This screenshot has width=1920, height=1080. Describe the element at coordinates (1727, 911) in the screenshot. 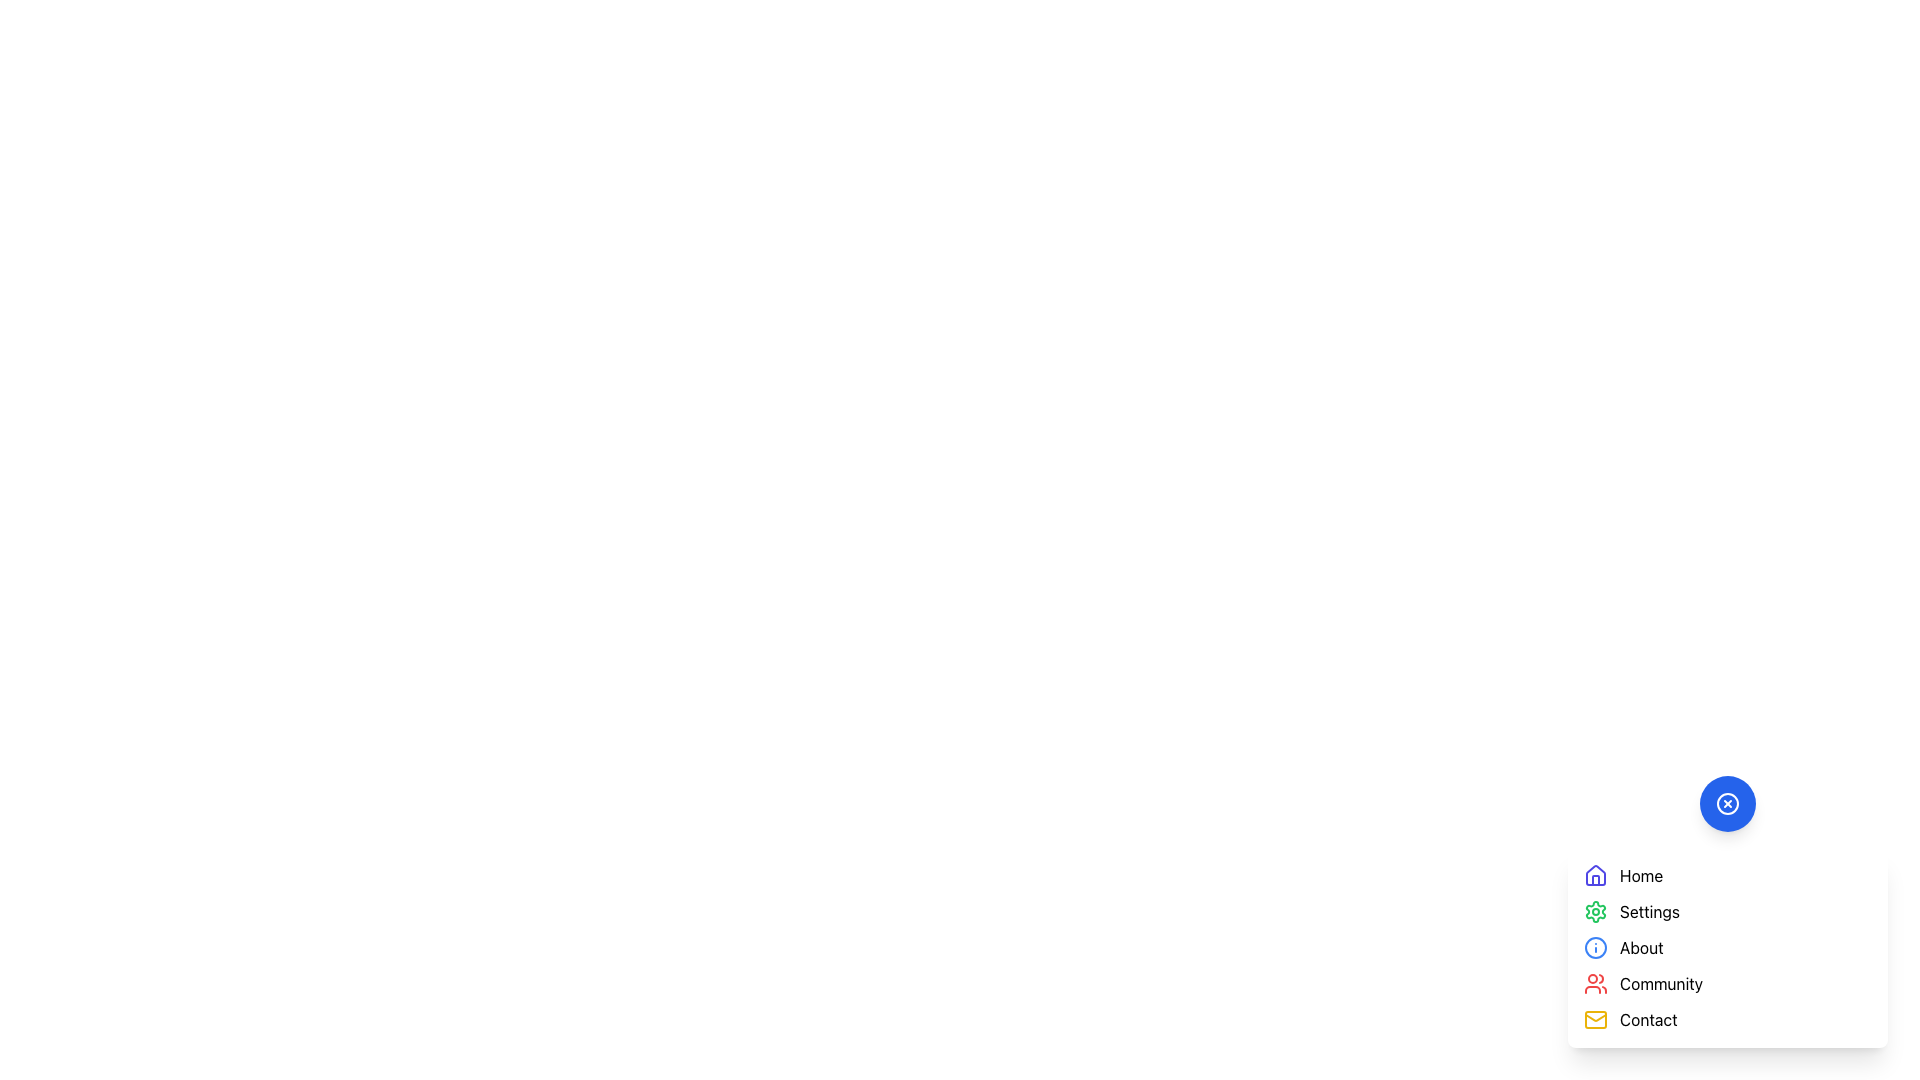

I see `the 'Settings' menu item, which is the second item in the vertical navigation menu` at that location.